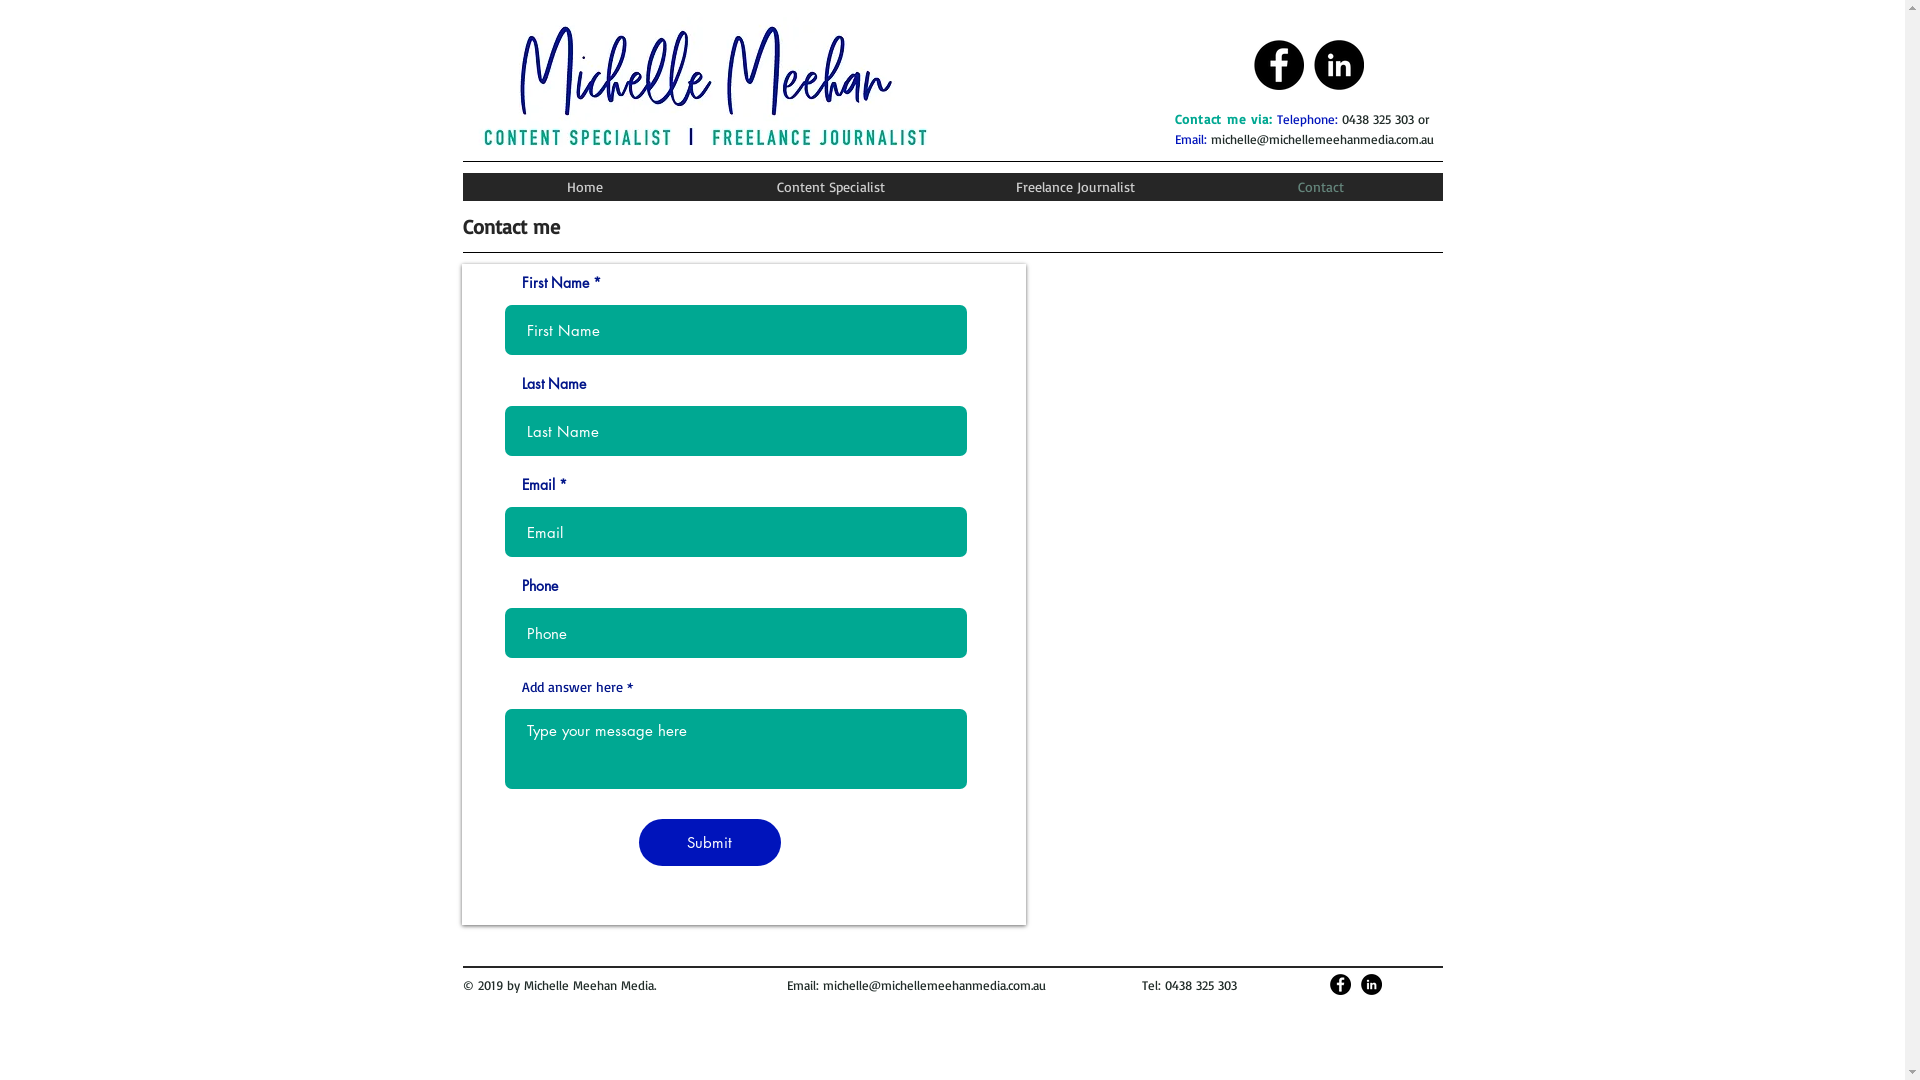 This screenshot has width=1920, height=1080. Describe the element at coordinates (709, 842) in the screenshot. I see `'Submit'` at that location.